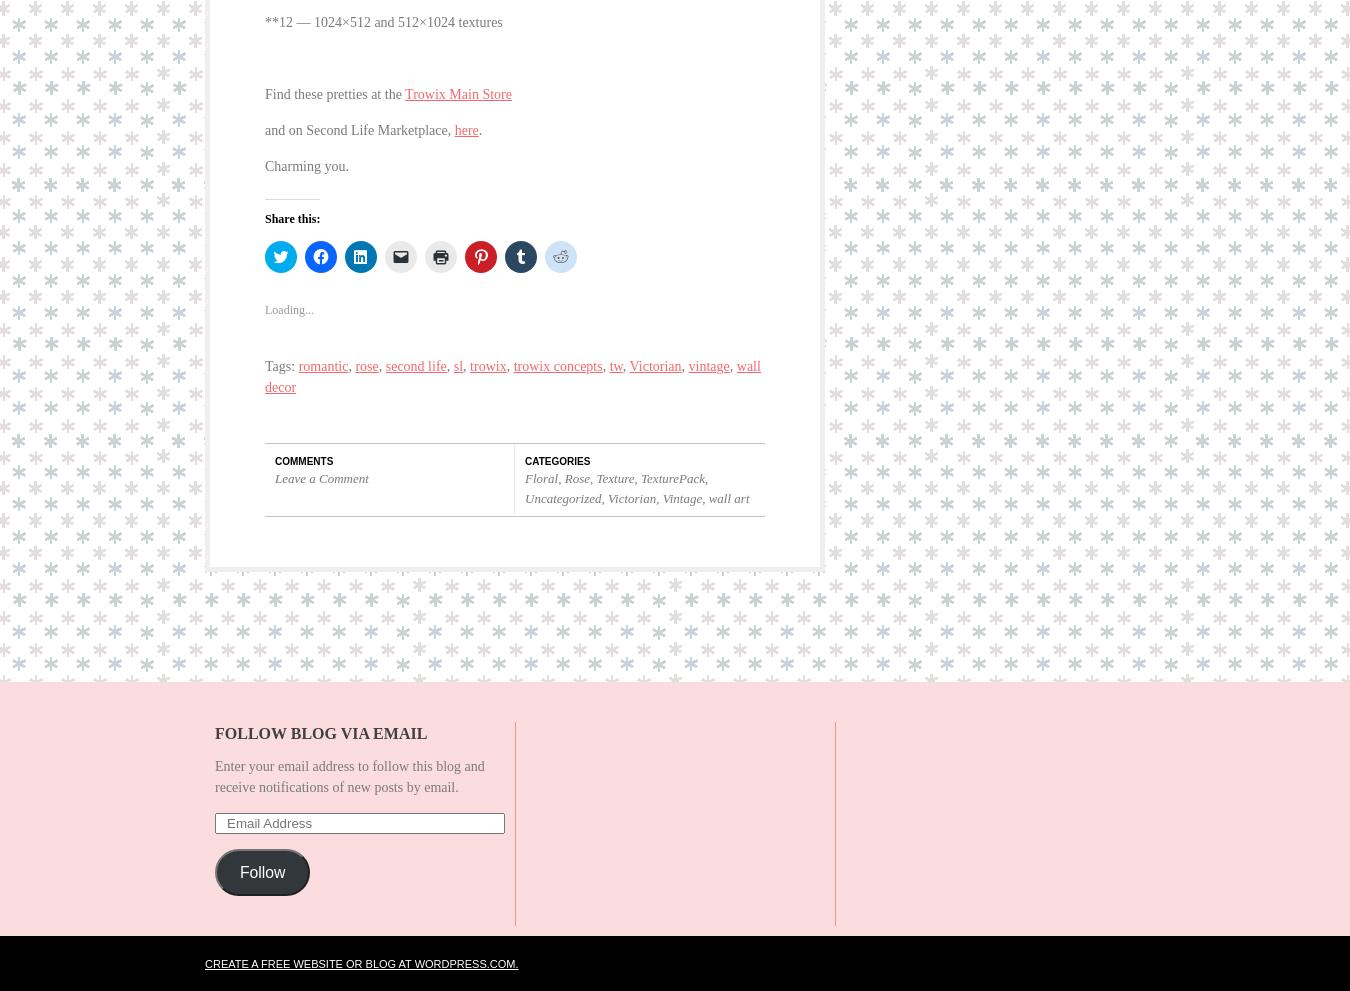 The width and height of the screenshot is (1350, 991). What do you see at coordinates (361, 943) in the screenshot?
I see `'Create a free website or blog at WordPress.com.'` at bounding box center [361, 943].